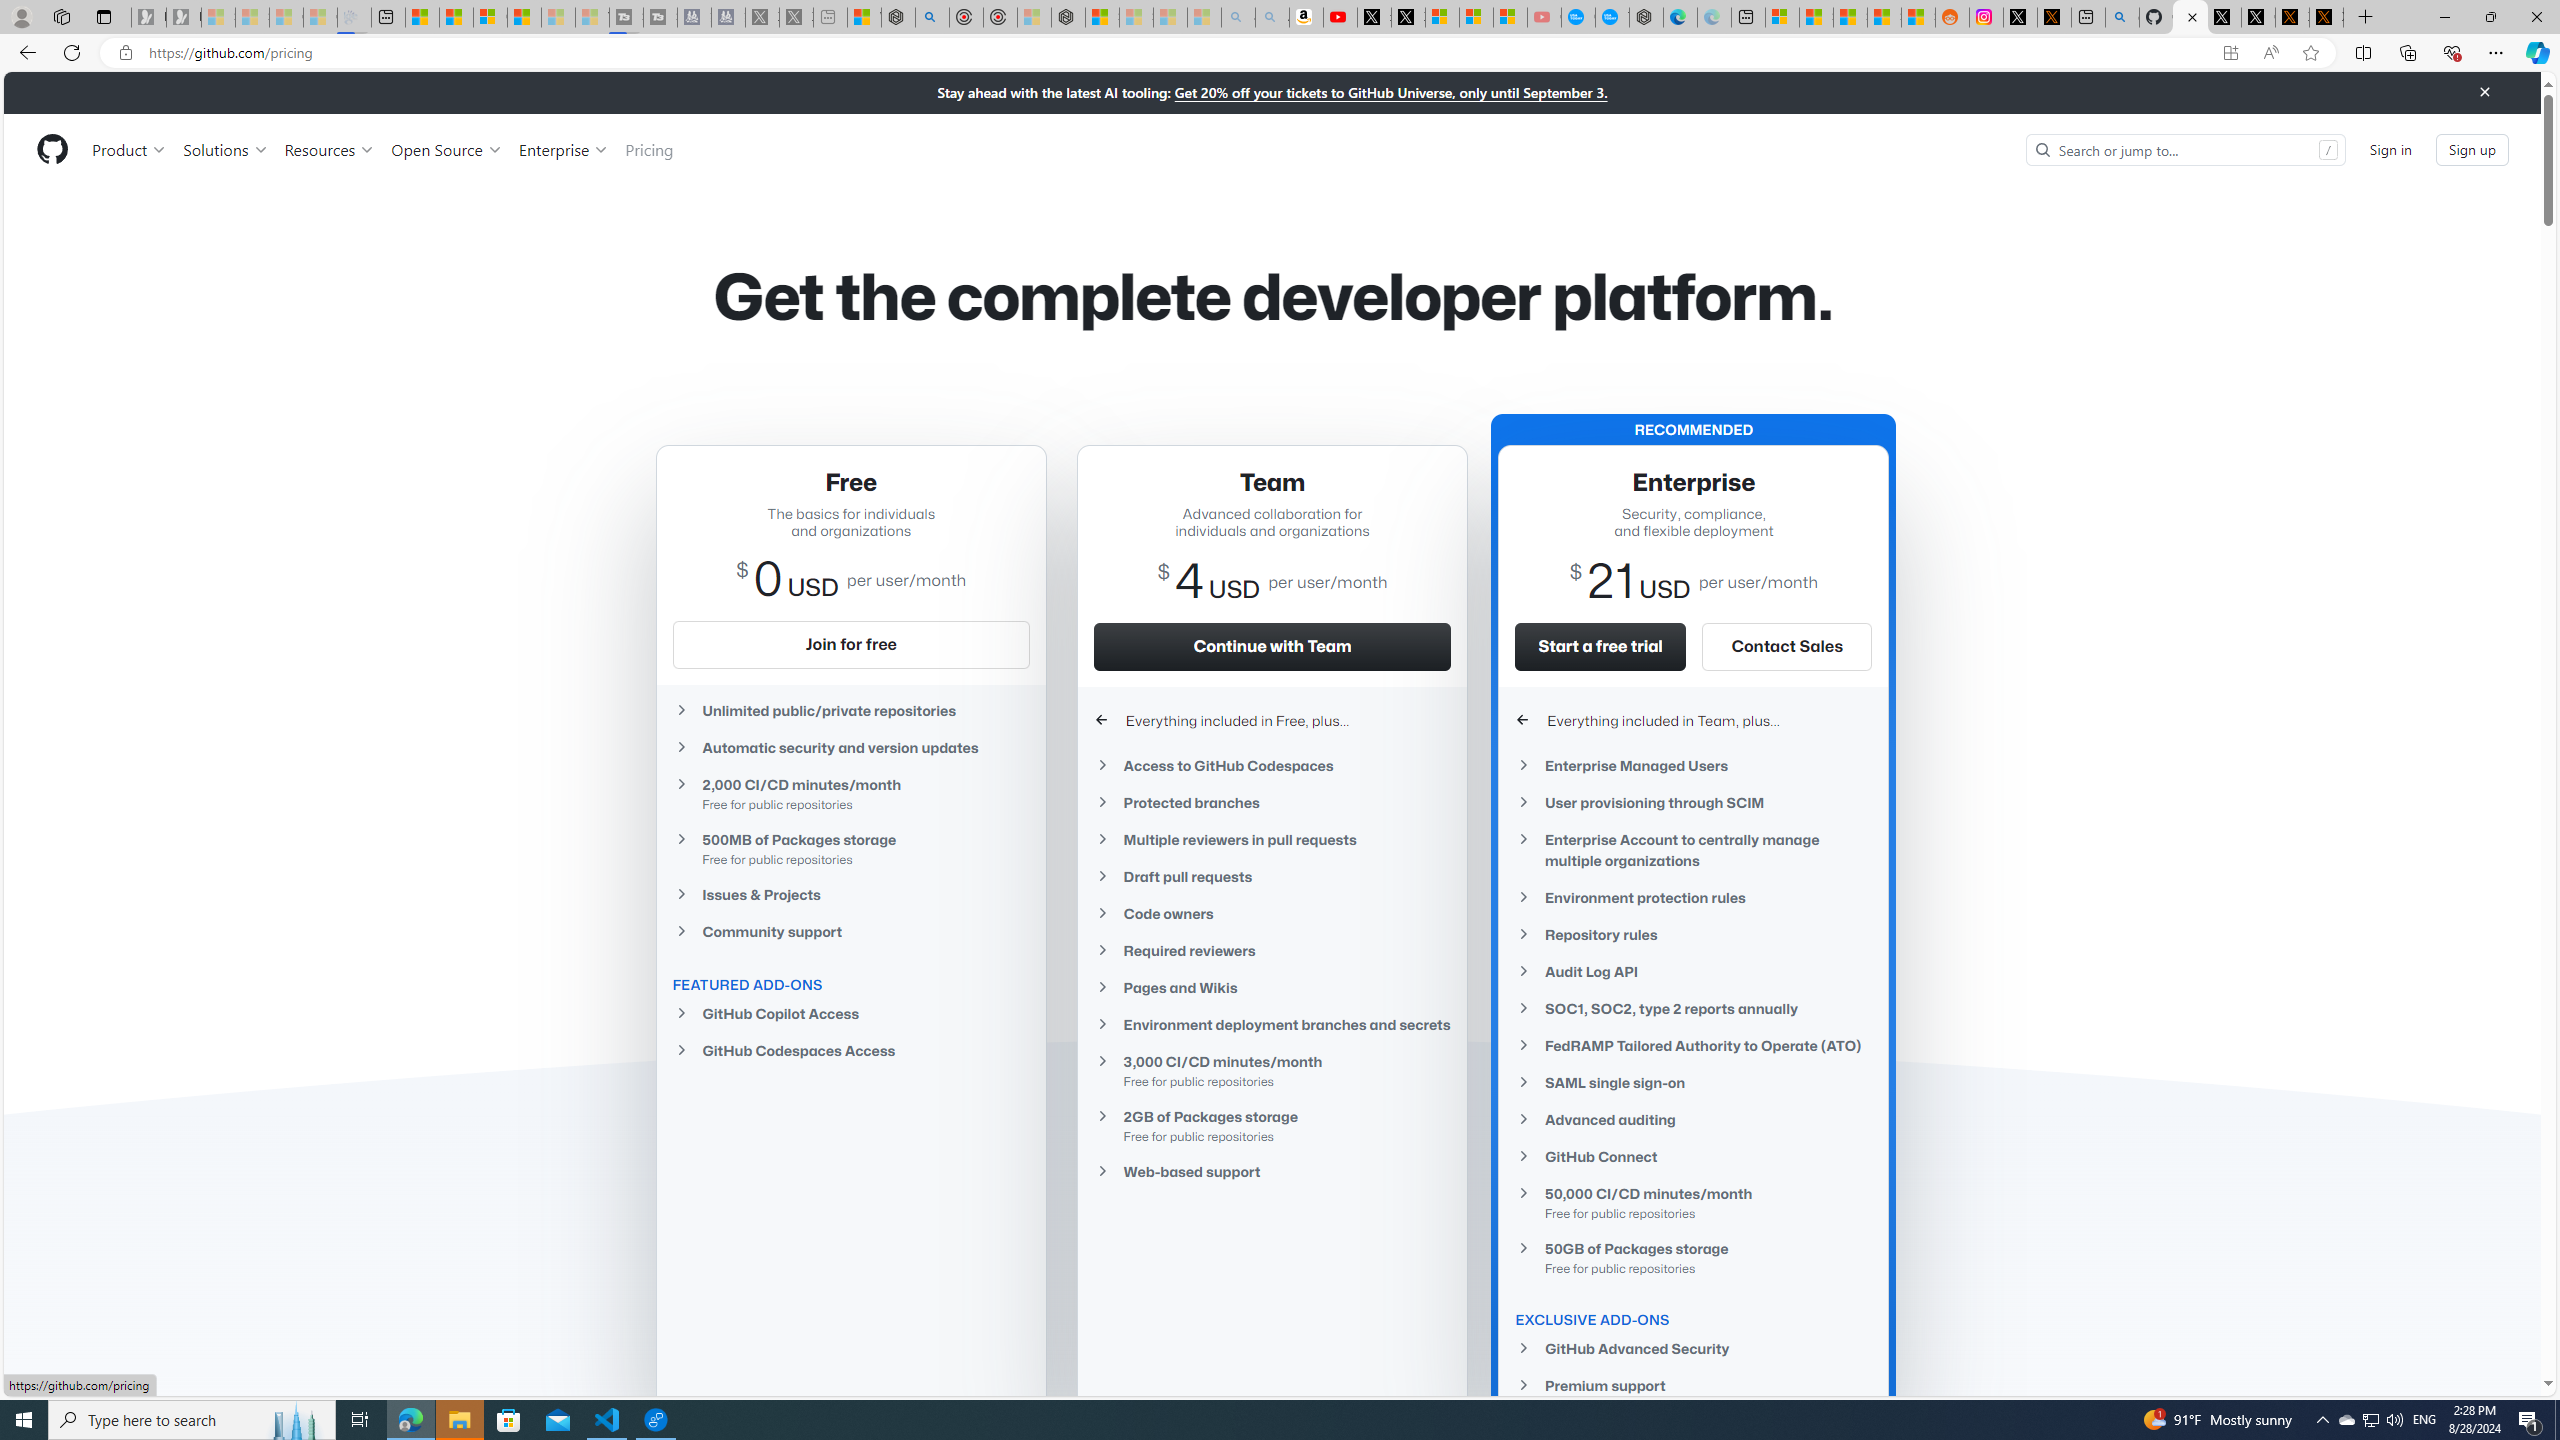  What do you see at coordinates (1693, 1007) in the screenshot?
I see `'SOC1, SOC2, type 2 reports annually'` at bounding box center [1693, 1007].